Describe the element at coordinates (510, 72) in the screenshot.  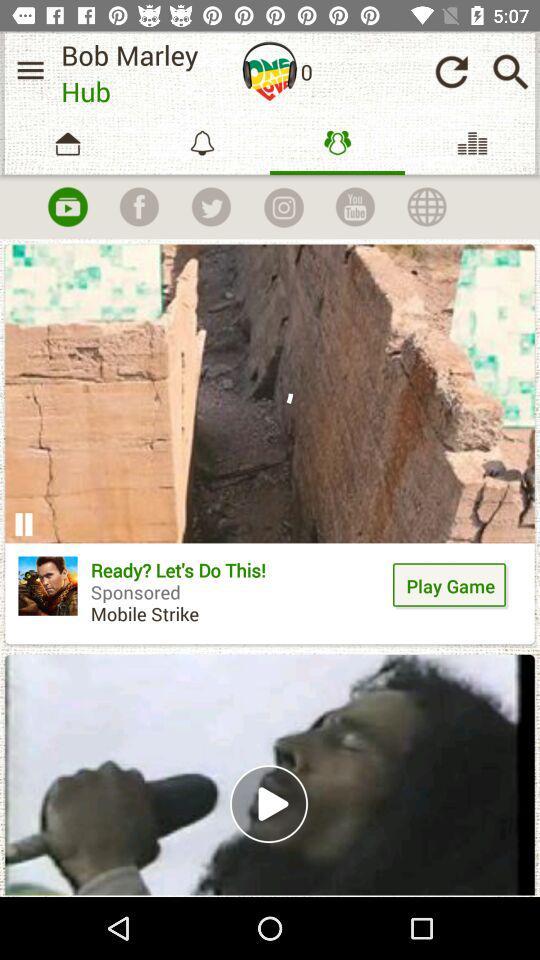
I see `the search bar icon` at that location.